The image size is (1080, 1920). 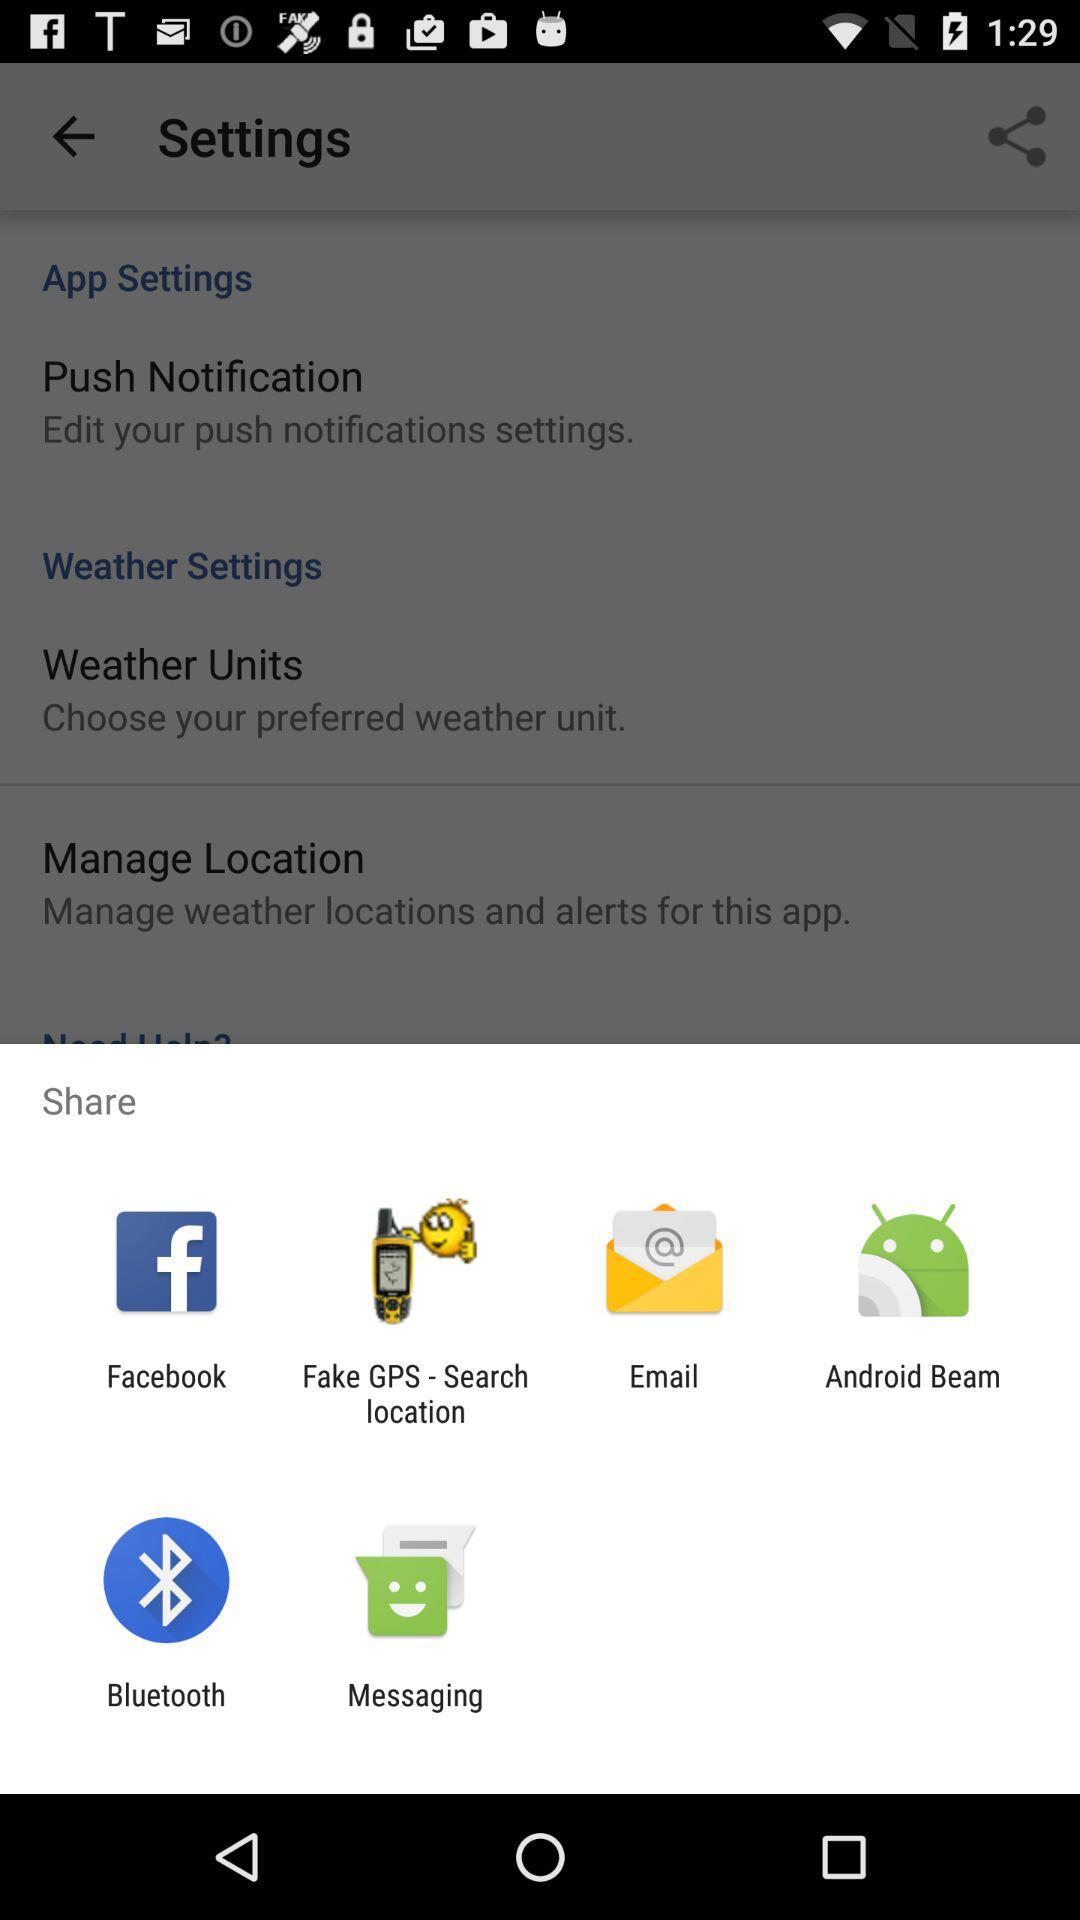 What do you see at coordinates (414, 1392) in the screenshot?
I see `the item to the left of the email app` at bounding box center [414, 1392].